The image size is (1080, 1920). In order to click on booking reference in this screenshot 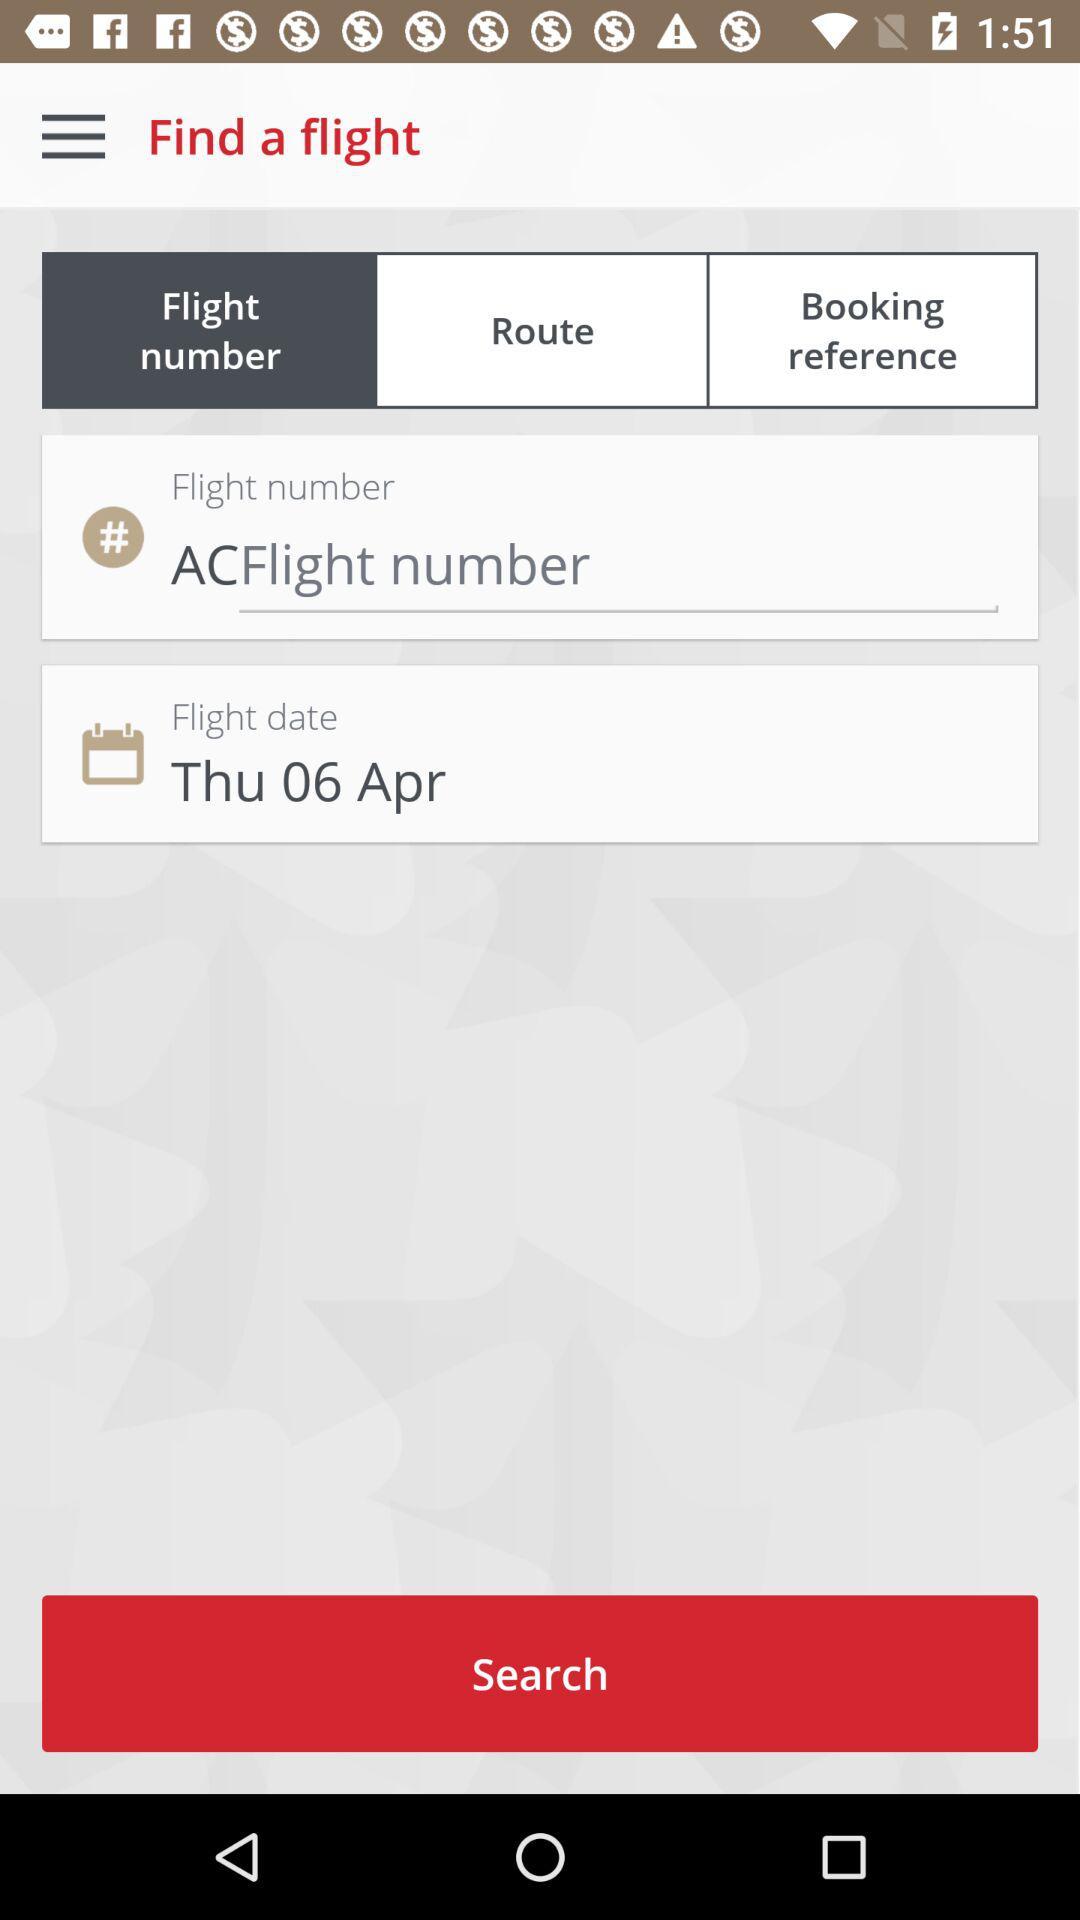, I will do `click(871, 330)`.